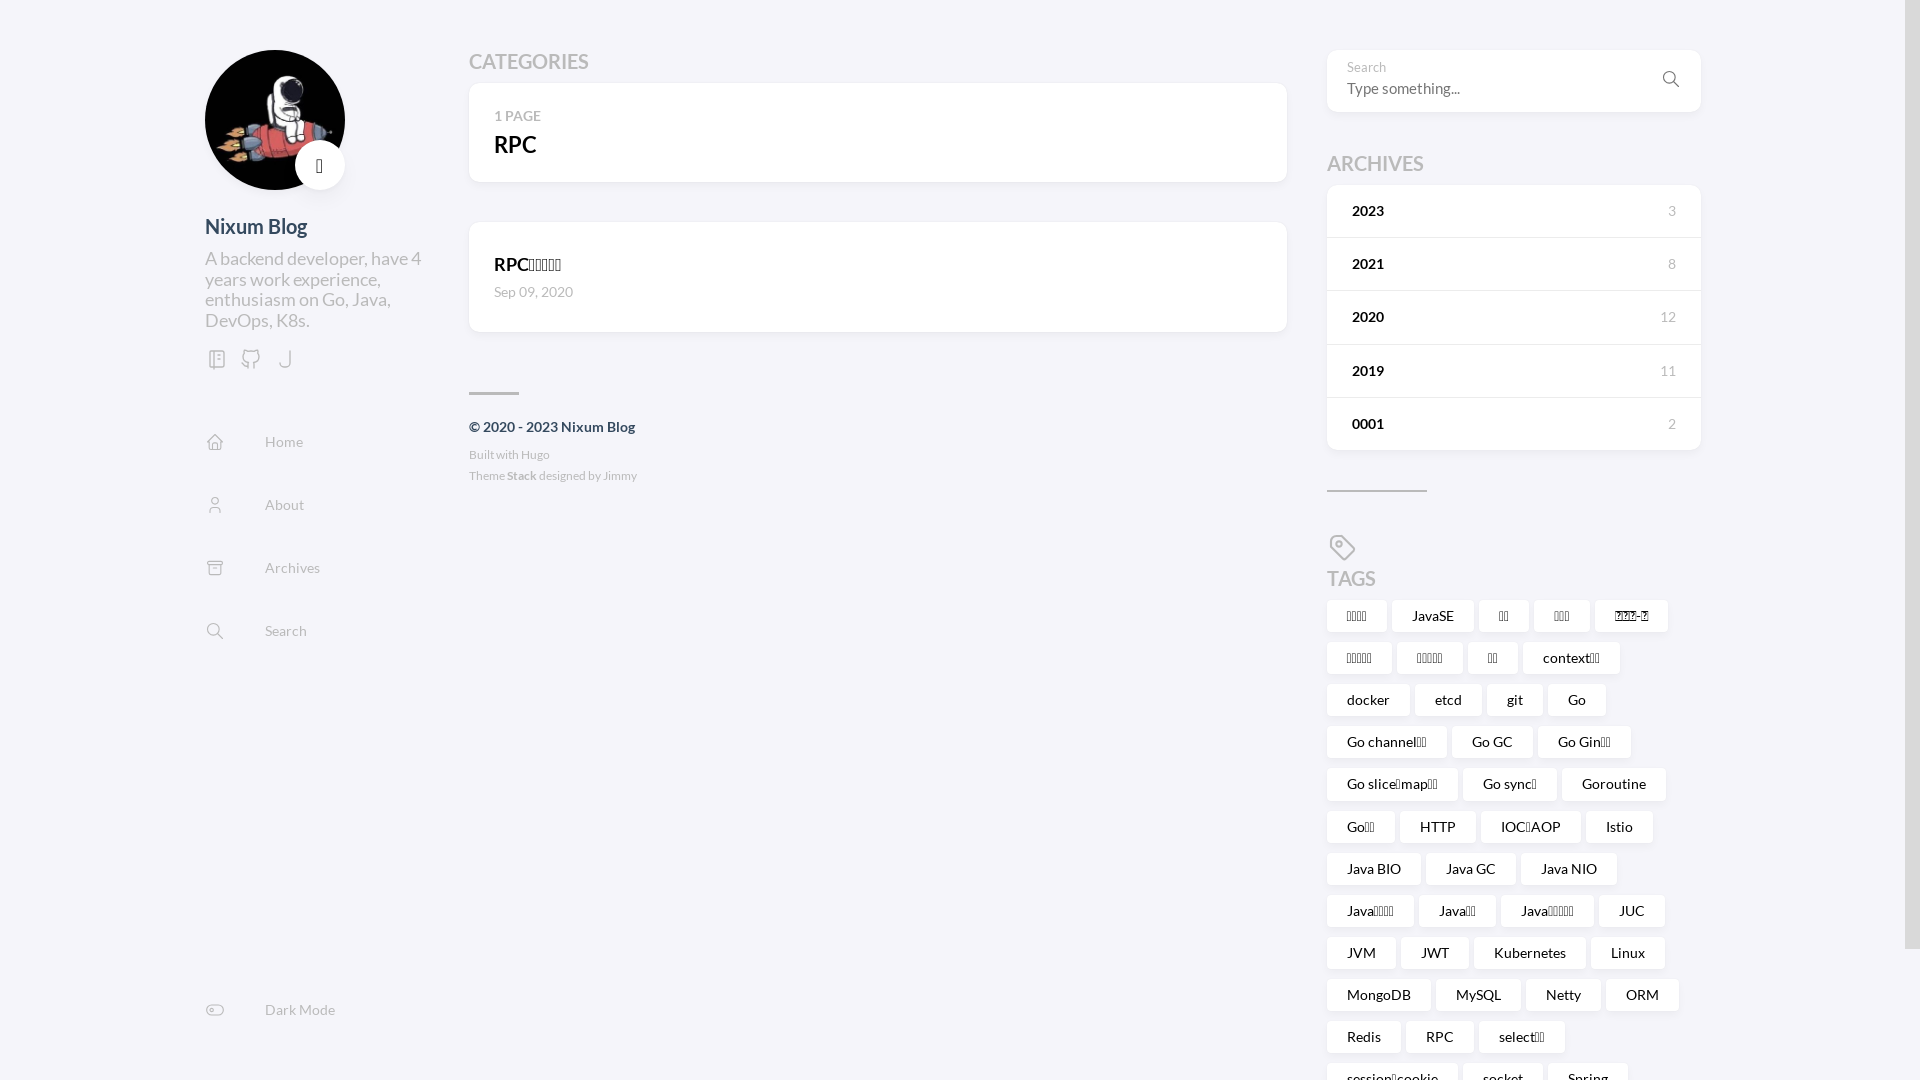 The image size is (1920, 1080). What do you see at coordinates (1360, 951) in the screenshot?
I see `'JVM'` at bounding box center [1360, 951].